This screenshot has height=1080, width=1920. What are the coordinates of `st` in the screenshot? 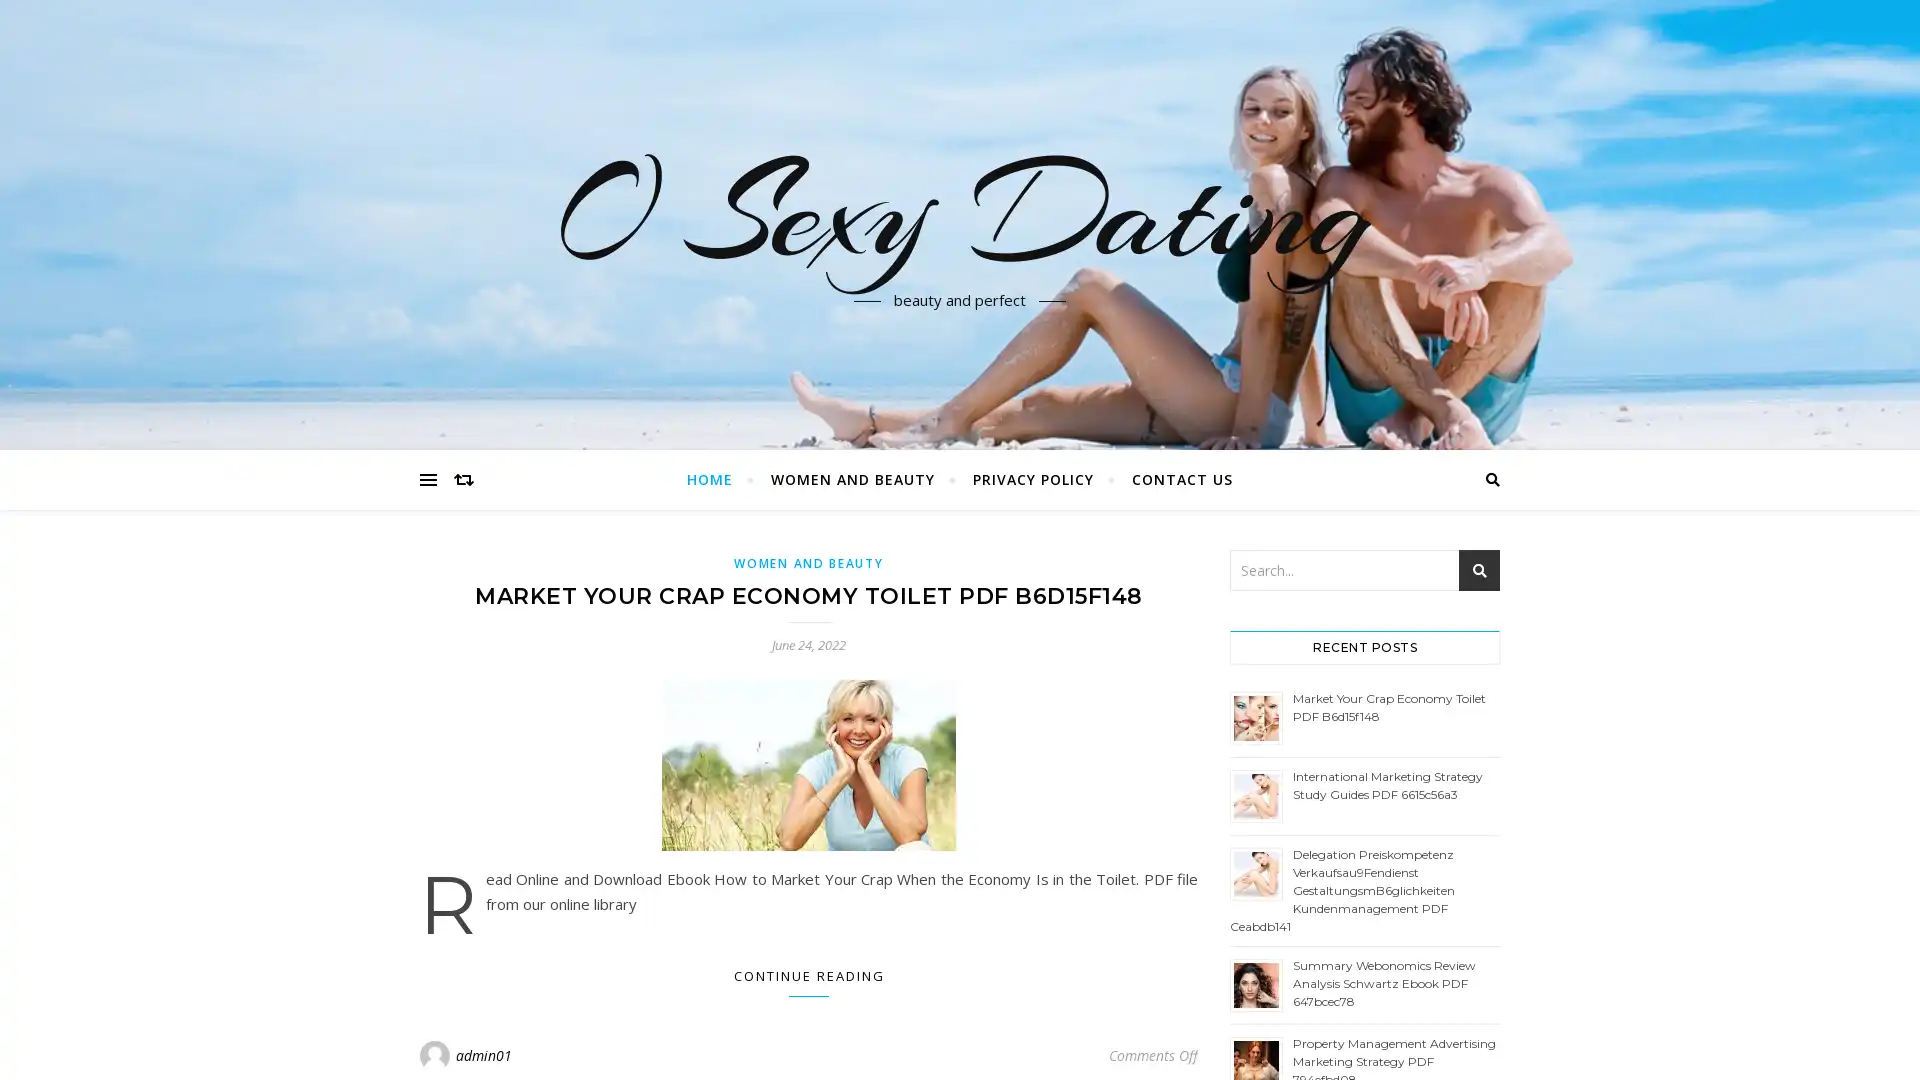 It's located at (1479, 570).